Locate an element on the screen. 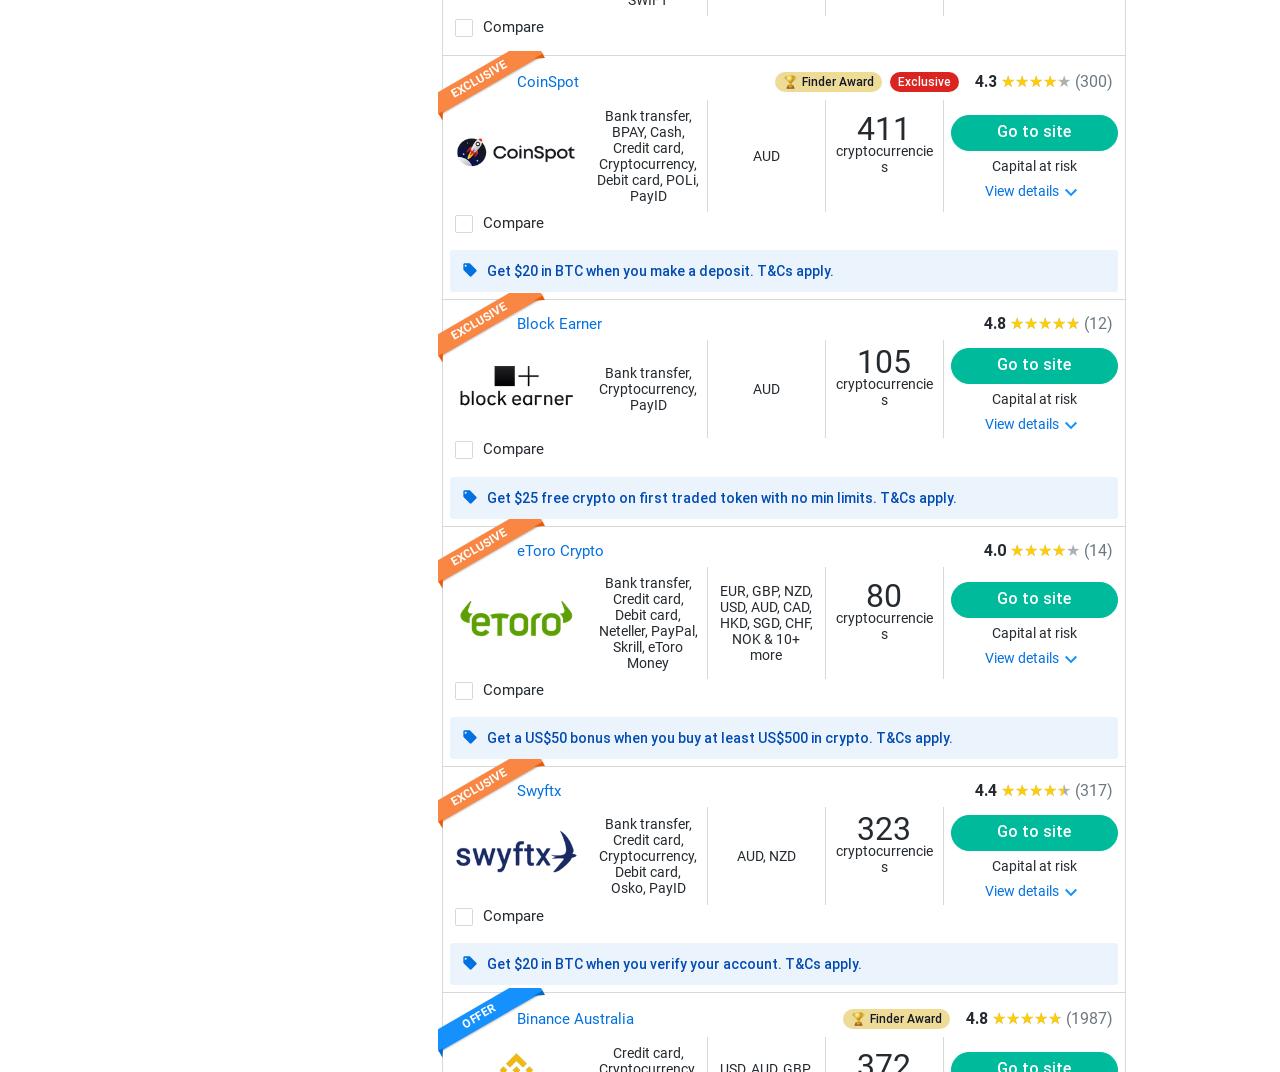 This screenshot has width=1280, height=1072. '323' is located at coordinates (882, 827).